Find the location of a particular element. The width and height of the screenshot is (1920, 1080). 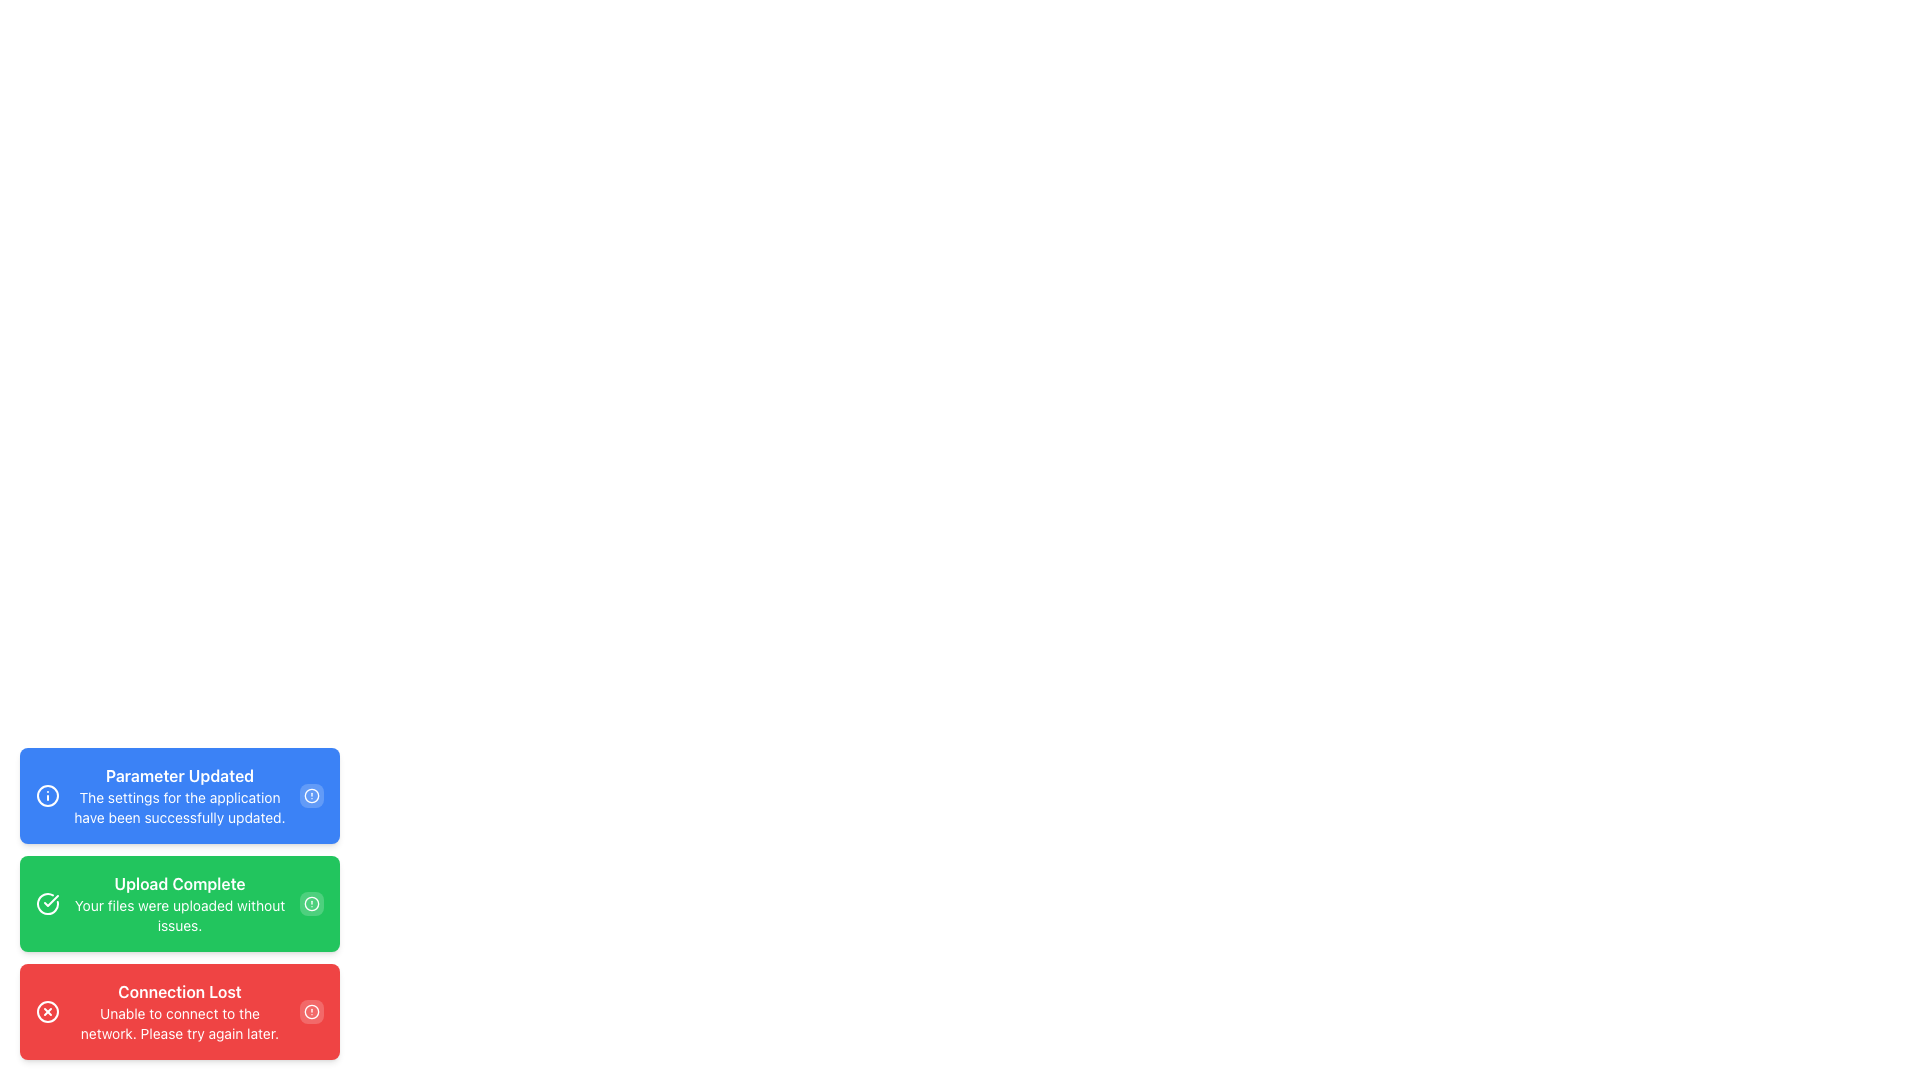

bold white text 'Connection Lost' from the prominent header Text Label with a red background, located above the subtitle in the third card of the vertical list is located at coordinates (180, 991).